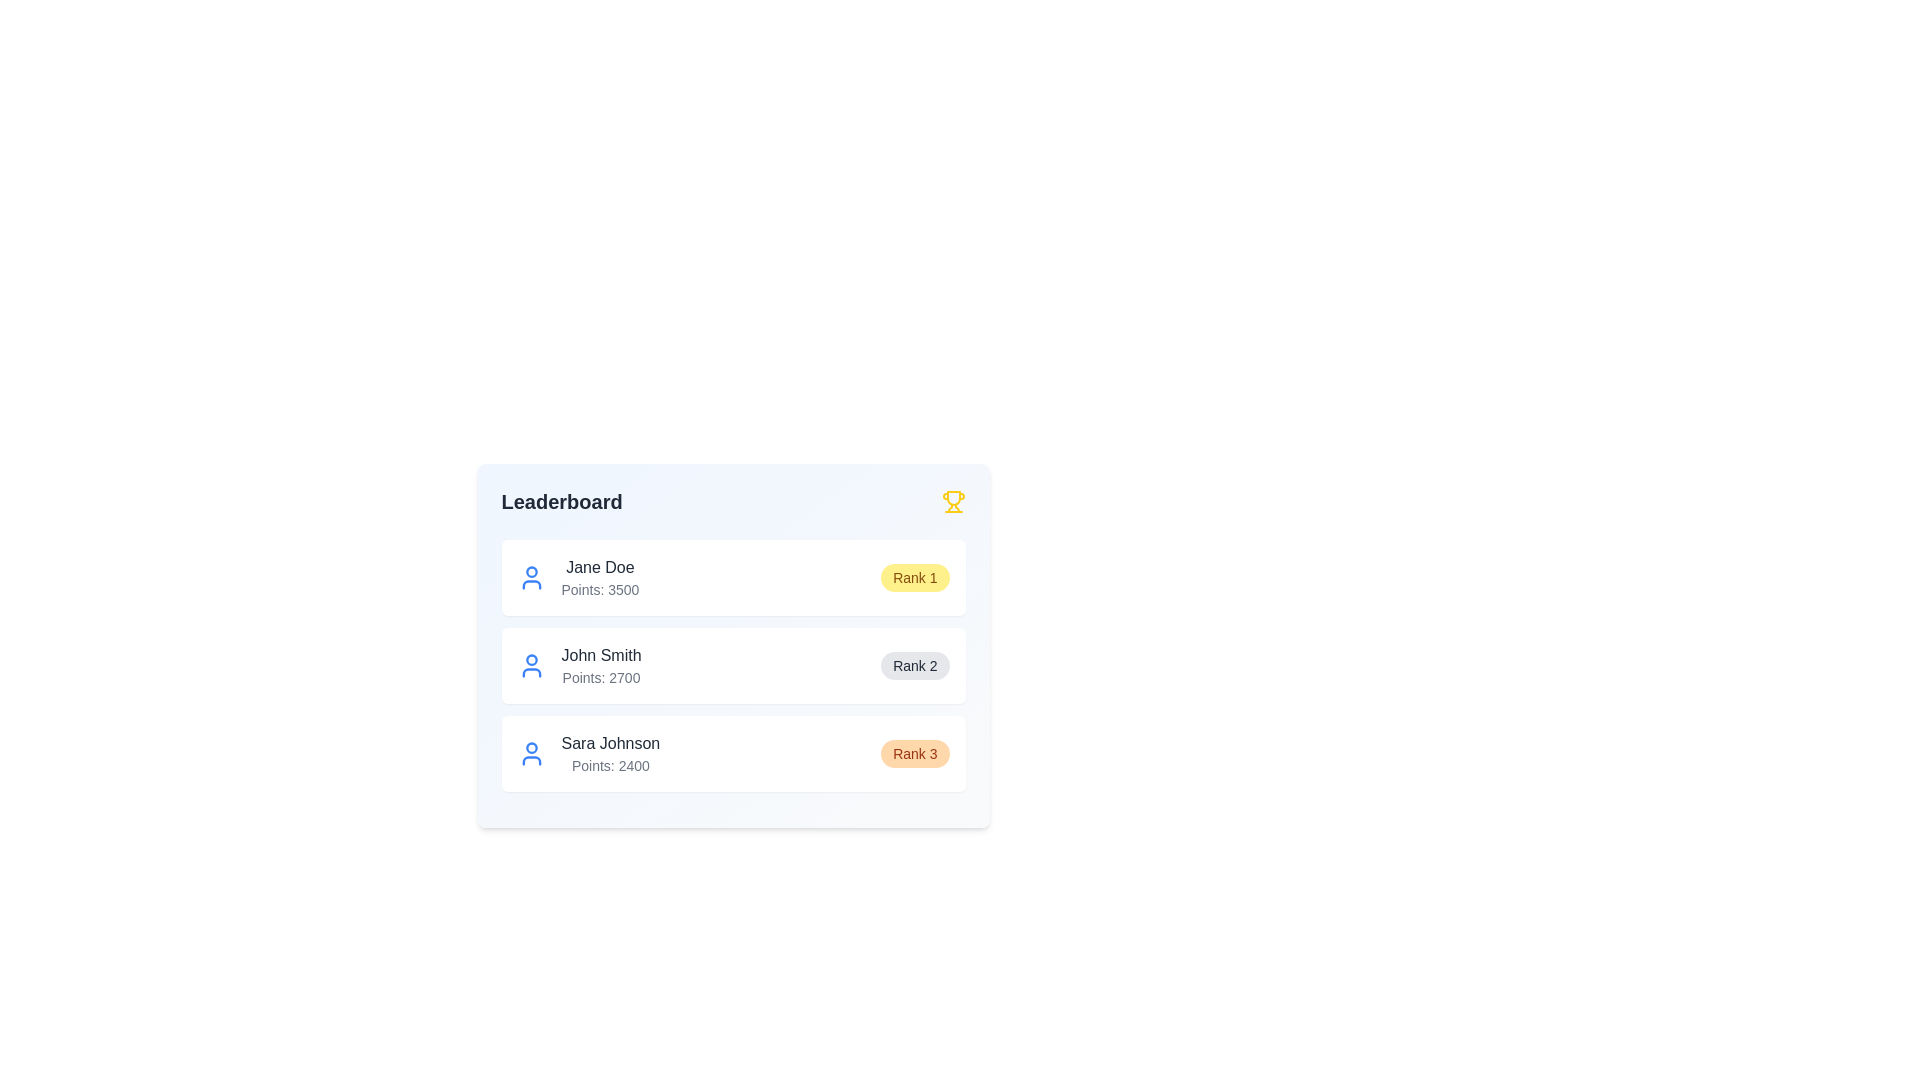 The height and width of the screenshot is (1080, 1920). What do you see at coordinates (531, 753) in the screenshot?
I see `the avatar icon representing user 'Sara Johnson' in the leaderboard, located to the left of the text 'Sara Johnson' and 'Points: 2400'` at bounding box center [531, 753].